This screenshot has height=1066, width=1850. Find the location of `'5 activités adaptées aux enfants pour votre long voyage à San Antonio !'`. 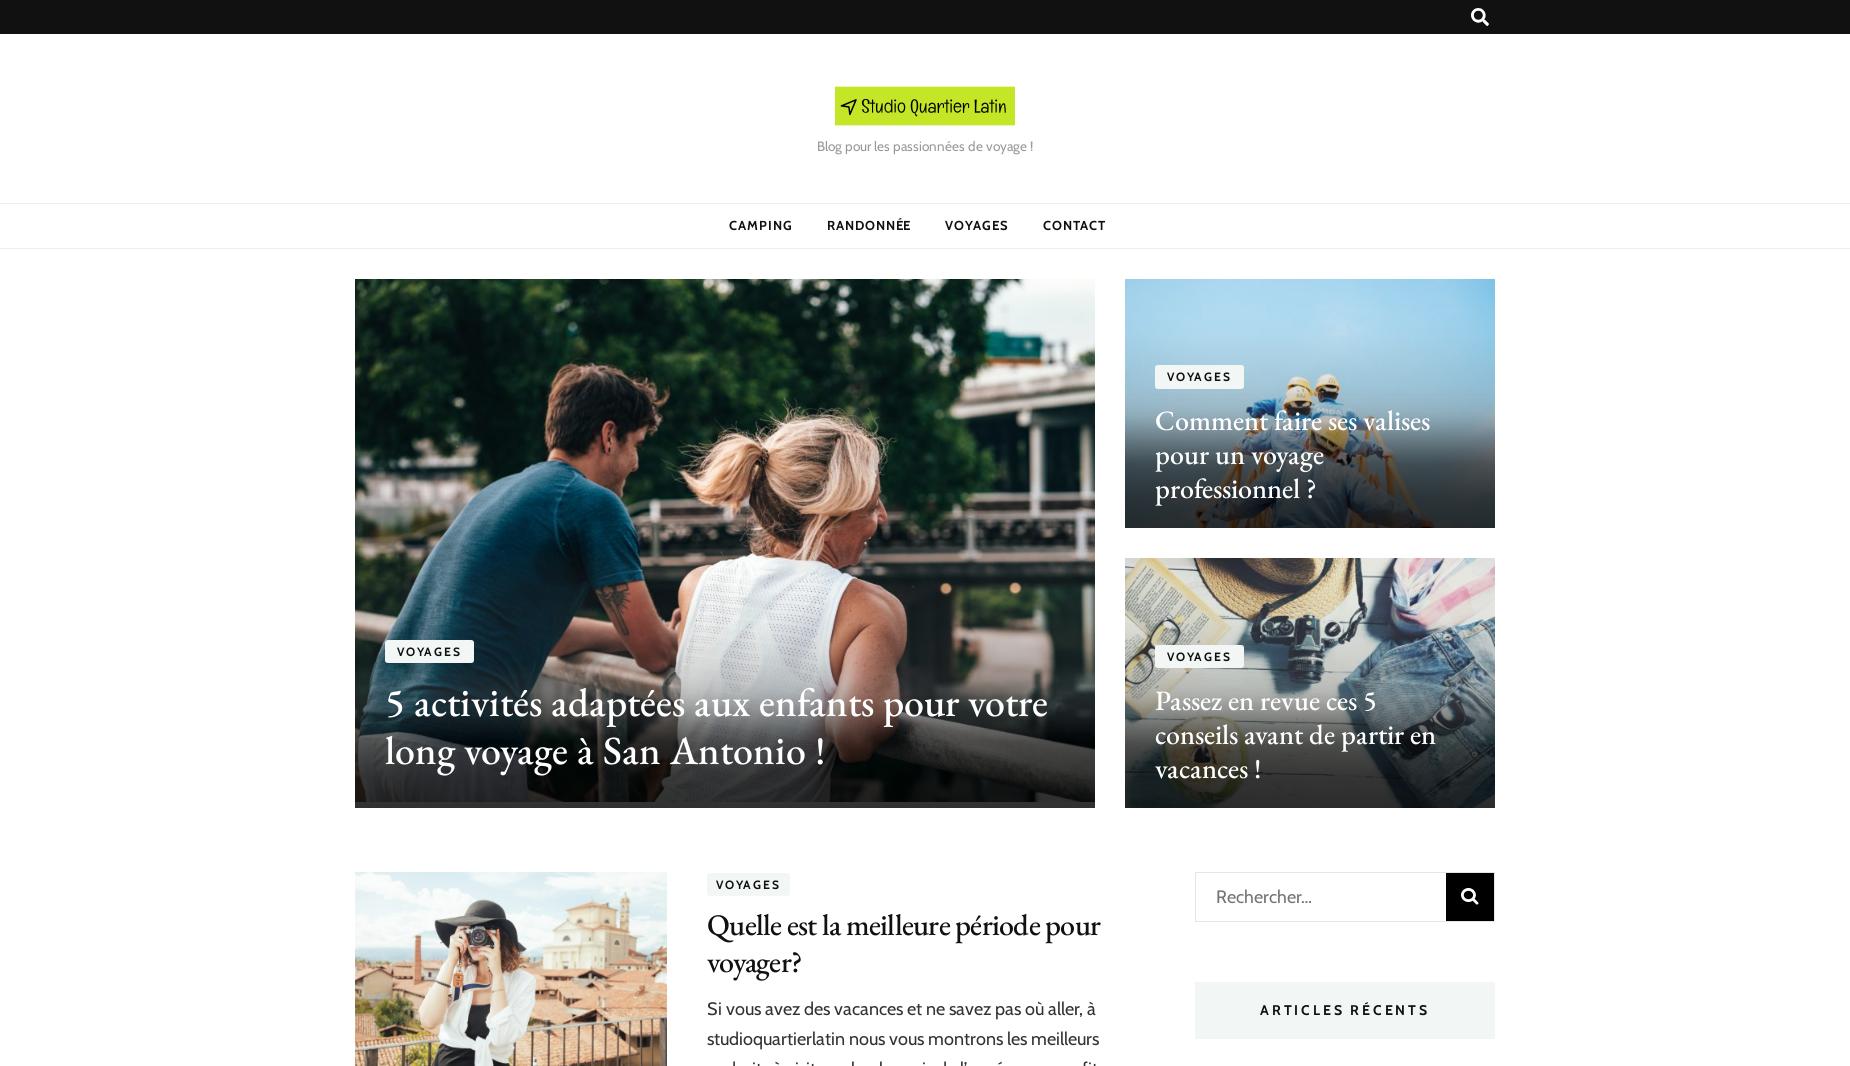

'5 activités adaptées aux enfants pour votre long voyage à San Antonio !' is located at coordinates (383, 724).